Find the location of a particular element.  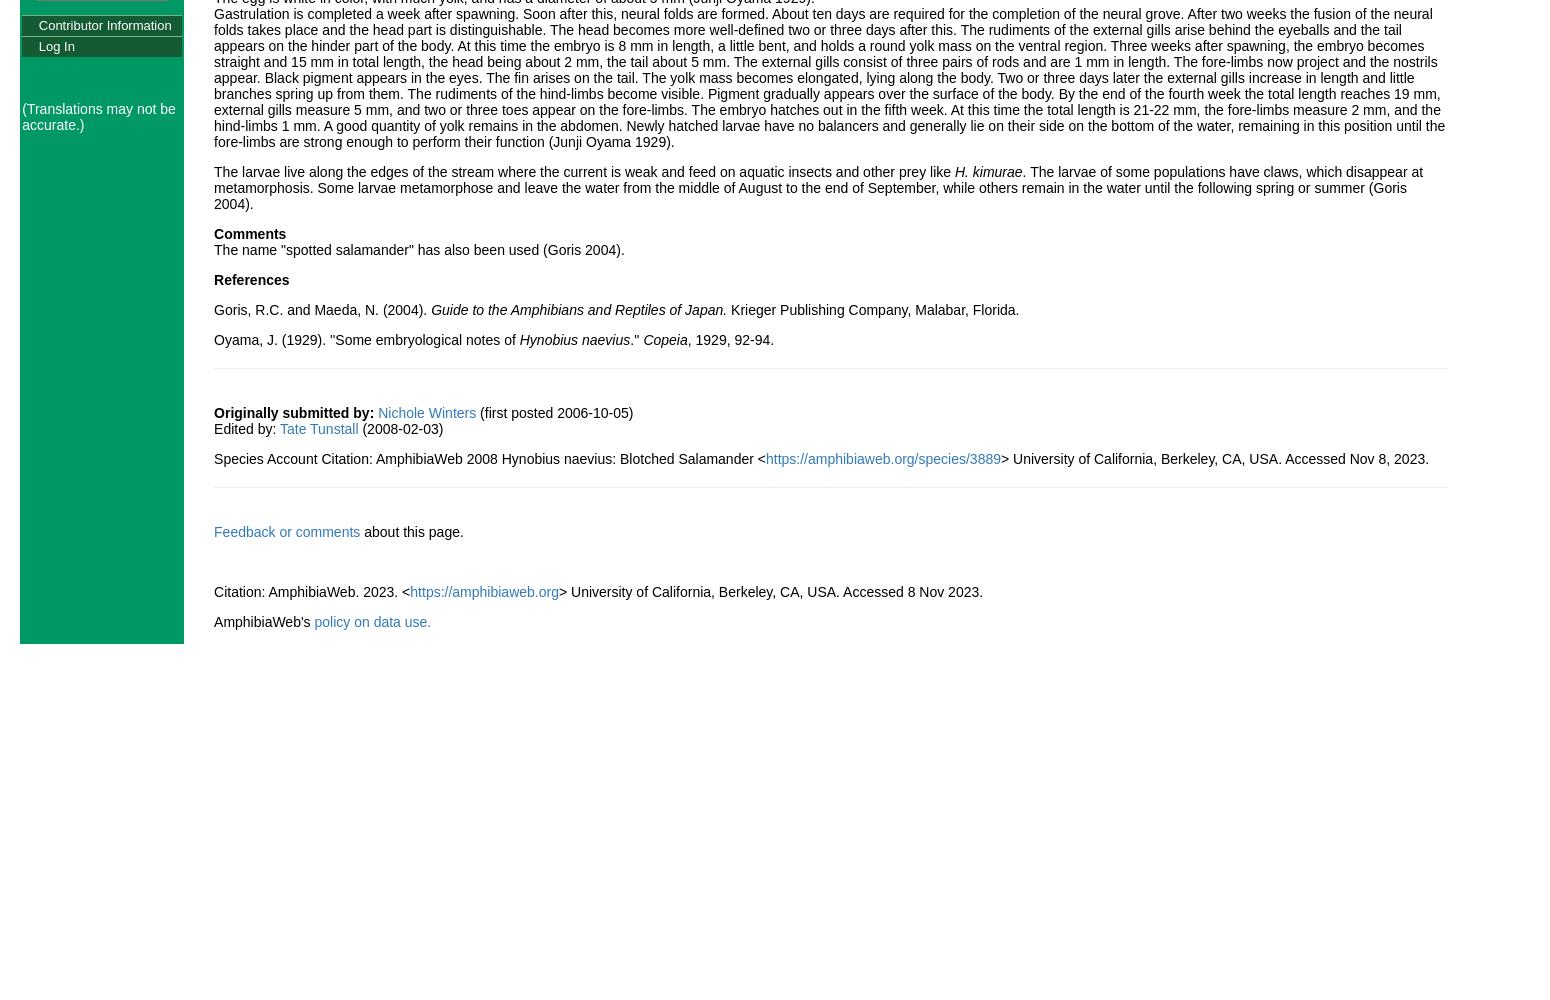

'. The larvae of some populations have claws, which disappear at metamorphosis.  
Some larvae metamorphose and leave the water from the middle of August to the end of September, while others remain in the water until the following spring or summer (Goris 2004).' is located at coordinates (817, 187).